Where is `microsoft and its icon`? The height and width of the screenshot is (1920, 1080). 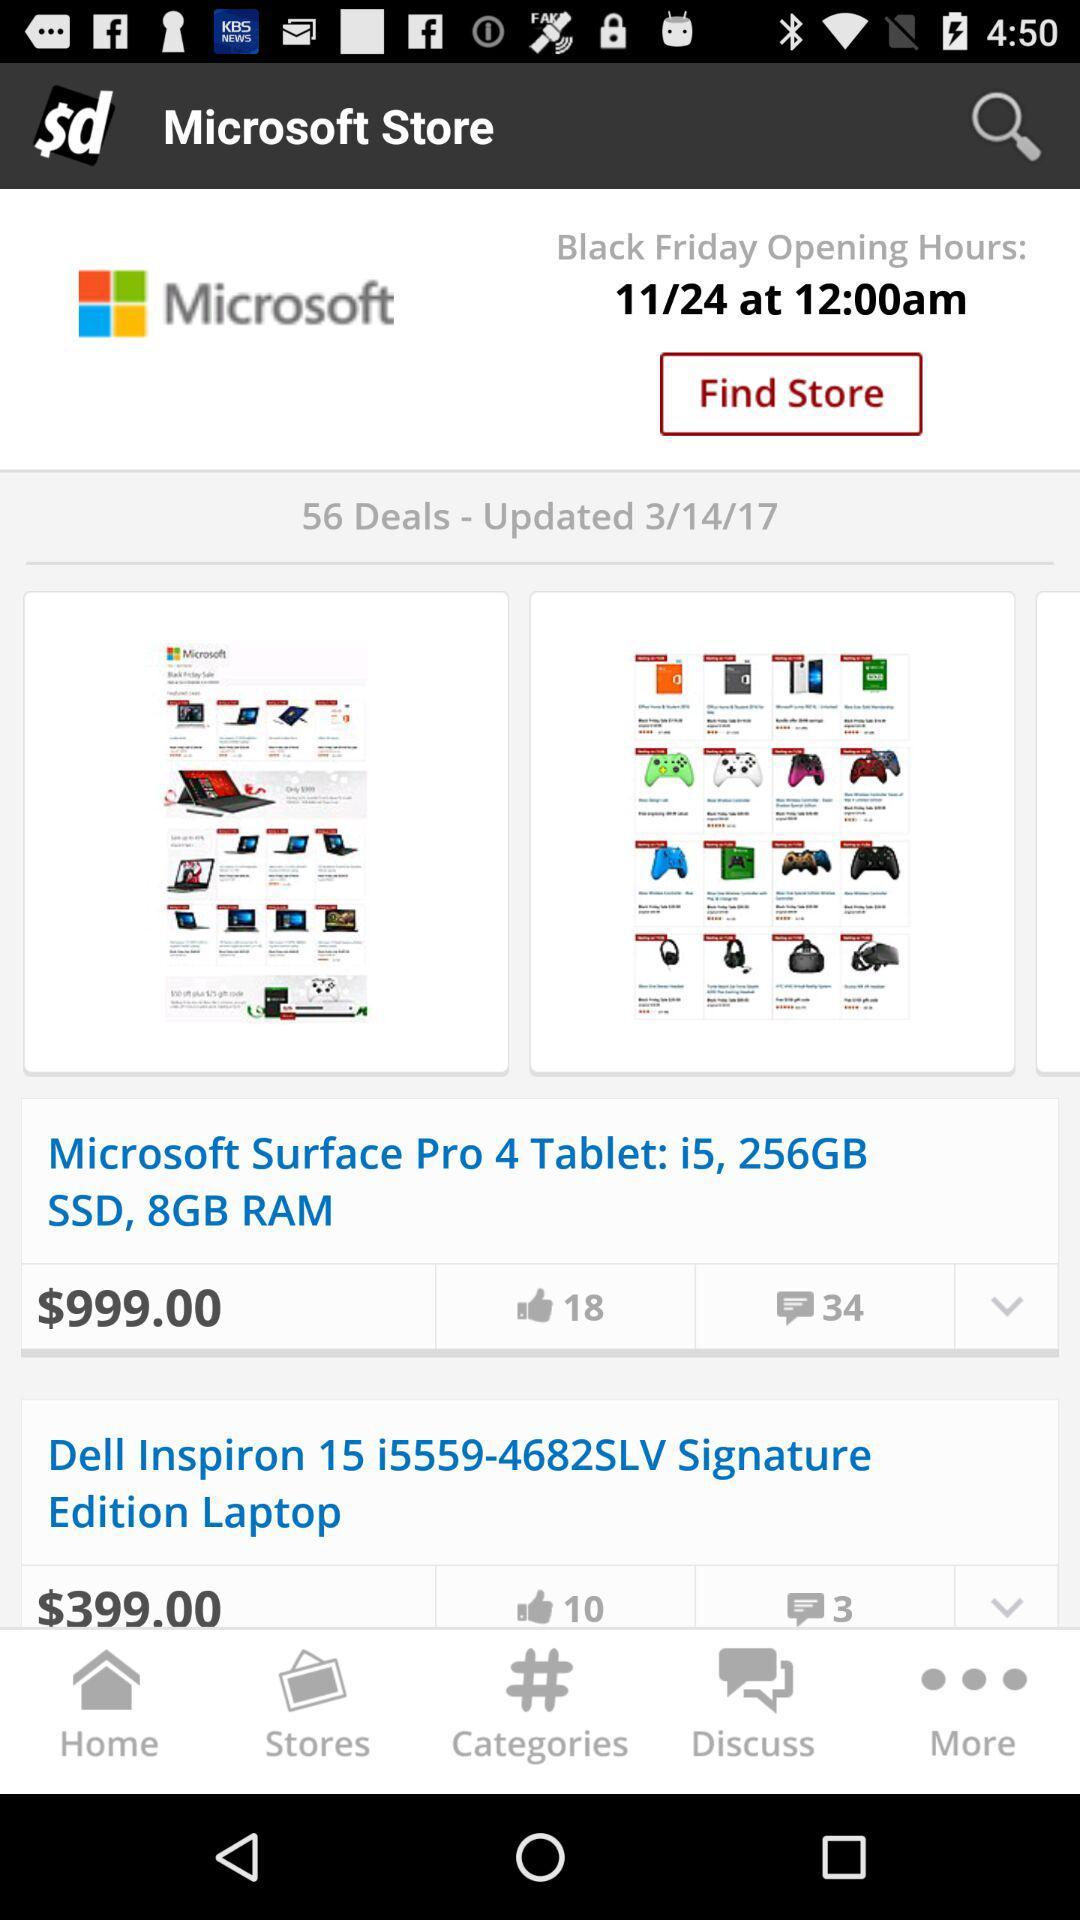
microsoft and its icon is located at coordinates (235, 301).